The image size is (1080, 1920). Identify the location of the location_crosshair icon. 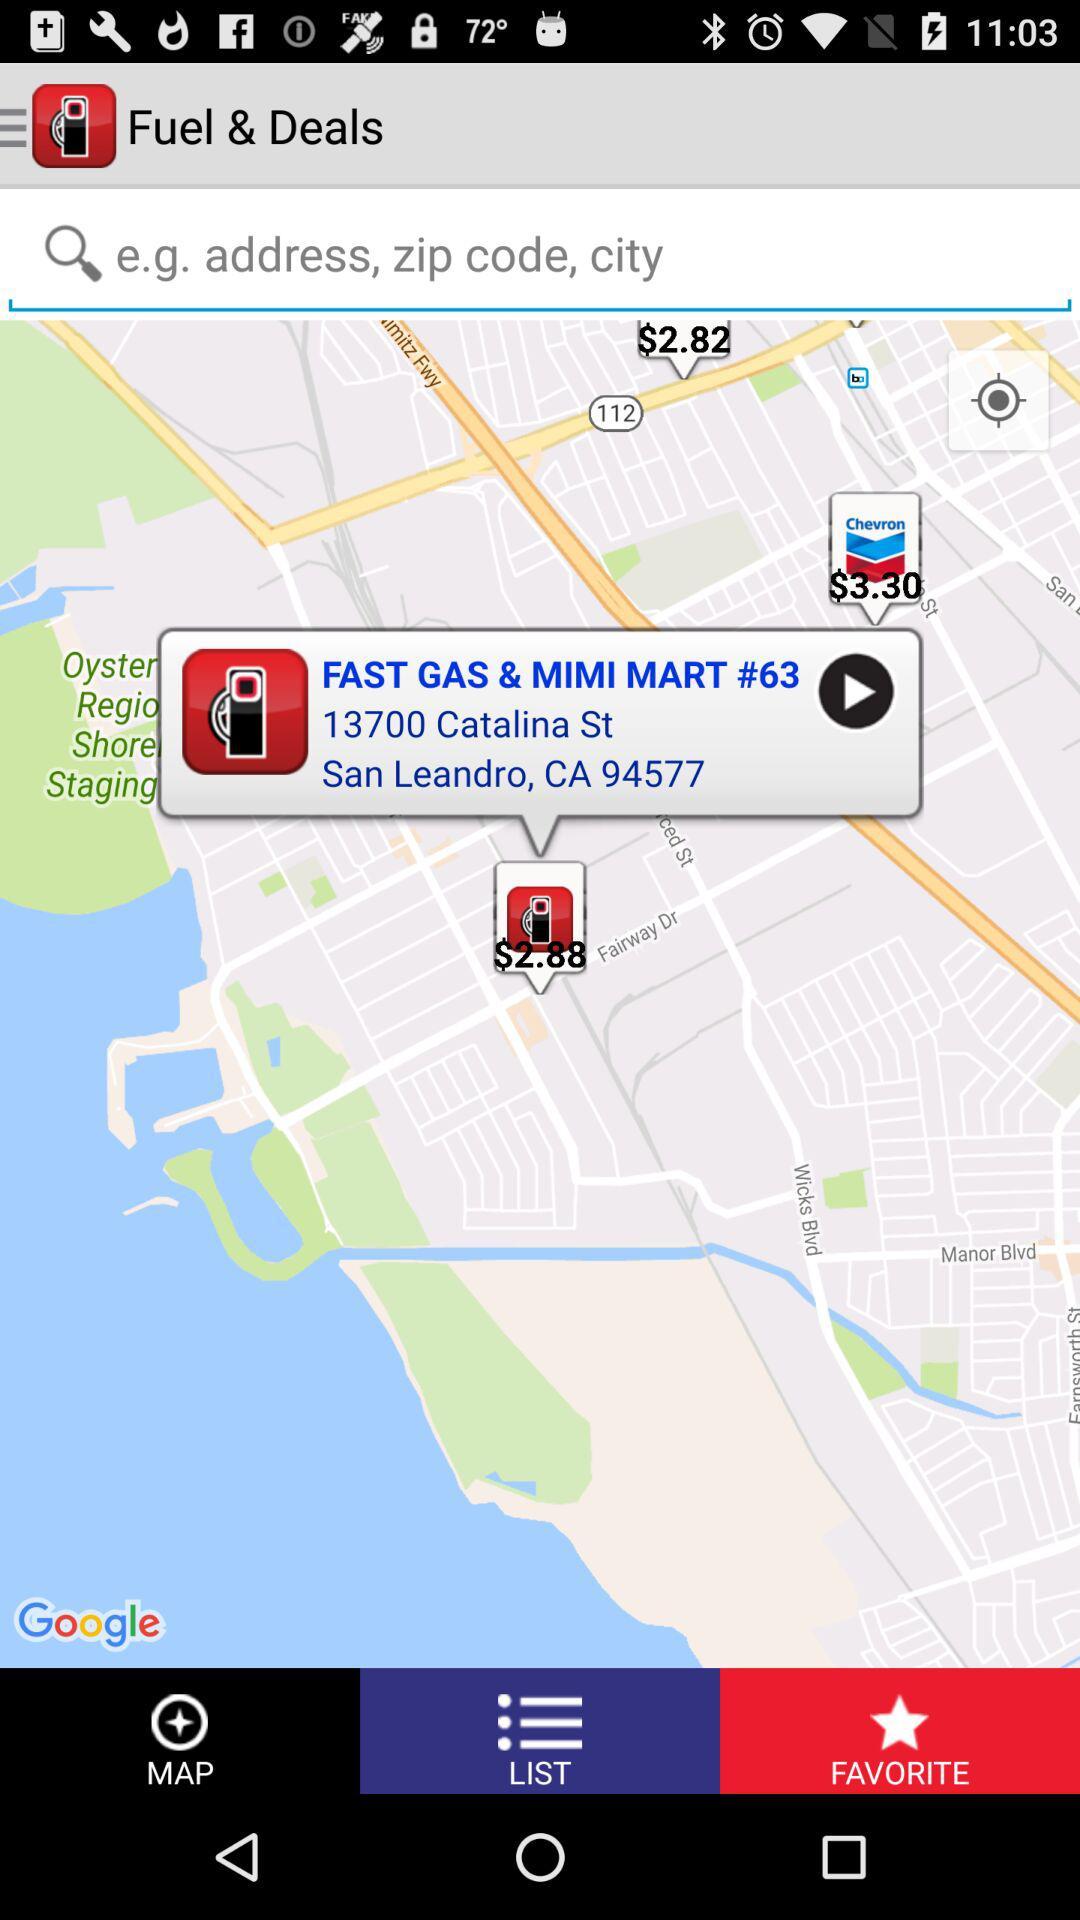
(998, 428).